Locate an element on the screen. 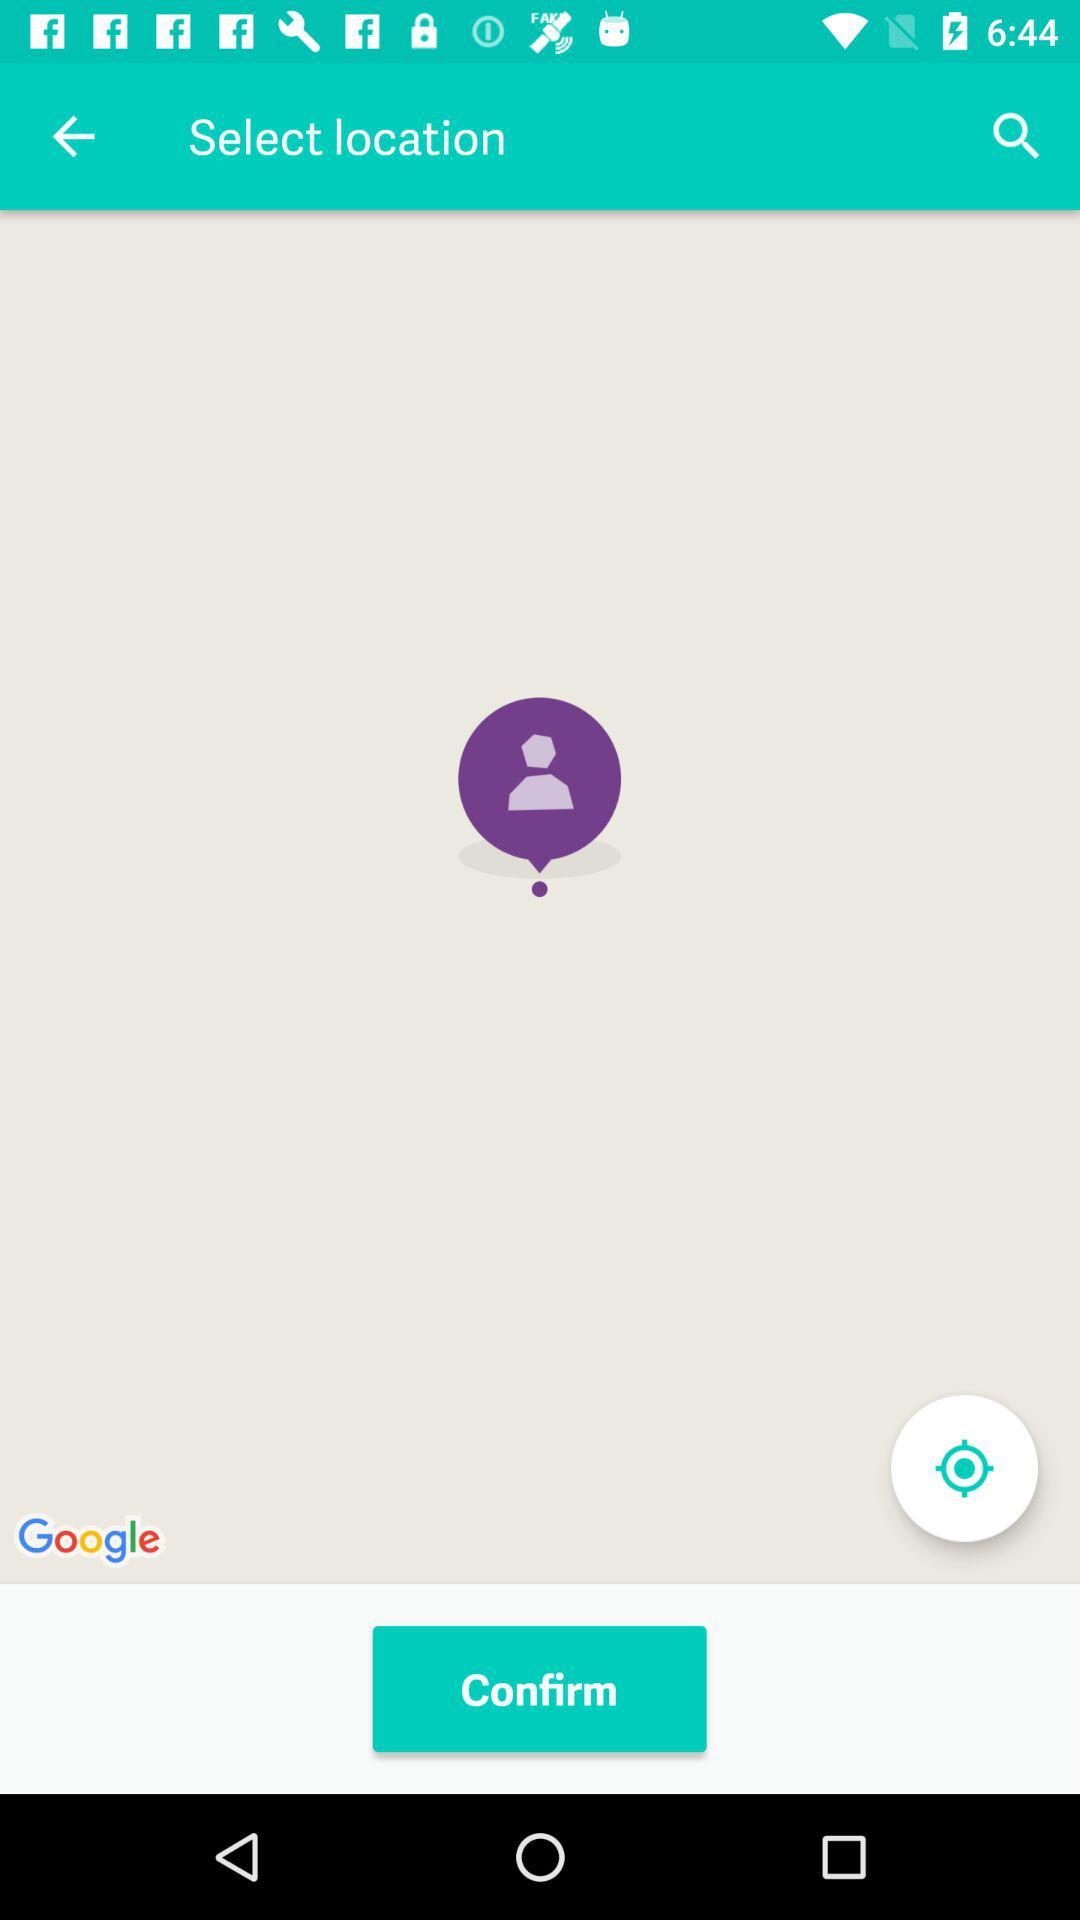 The width and height of the screenshot is (1080, 1920). locate is located at coordinates (963, 1468).